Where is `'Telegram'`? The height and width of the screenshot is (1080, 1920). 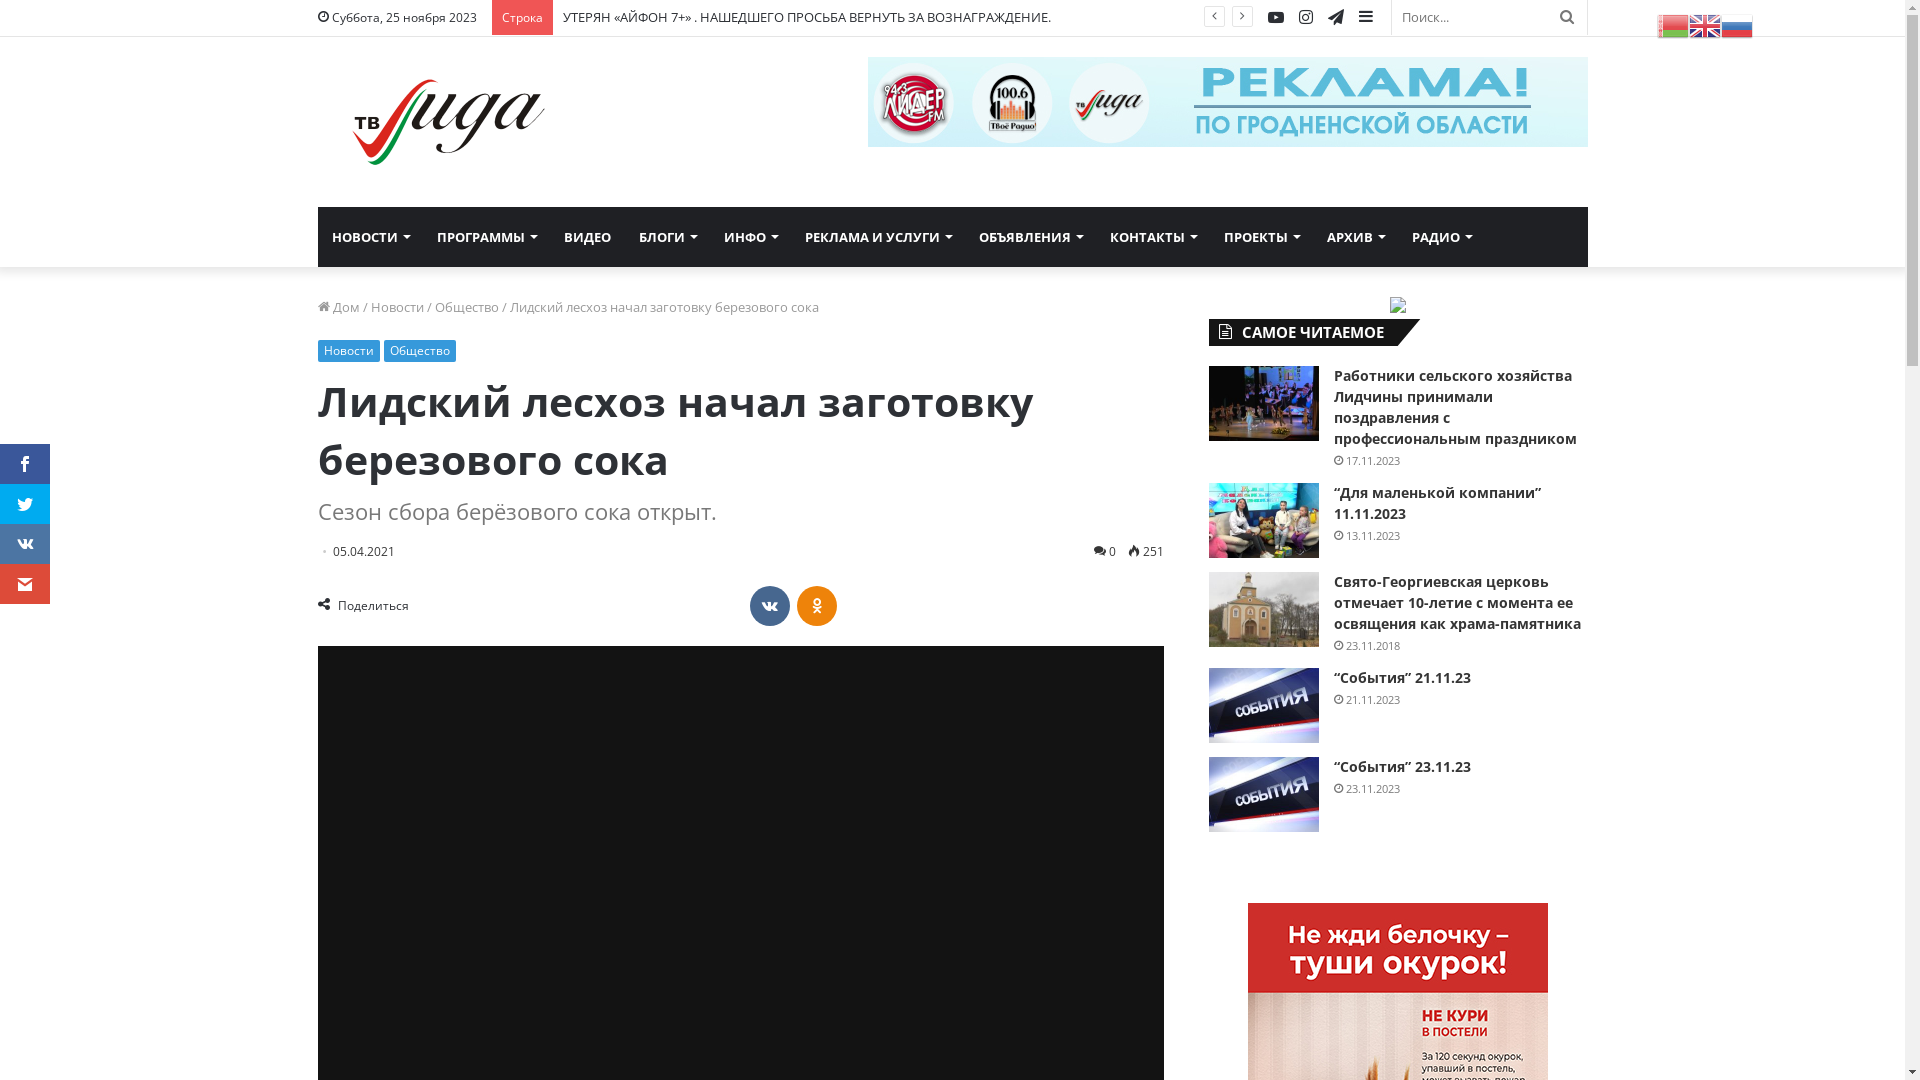
'Telegram' is located at coordinates (1334, 18).